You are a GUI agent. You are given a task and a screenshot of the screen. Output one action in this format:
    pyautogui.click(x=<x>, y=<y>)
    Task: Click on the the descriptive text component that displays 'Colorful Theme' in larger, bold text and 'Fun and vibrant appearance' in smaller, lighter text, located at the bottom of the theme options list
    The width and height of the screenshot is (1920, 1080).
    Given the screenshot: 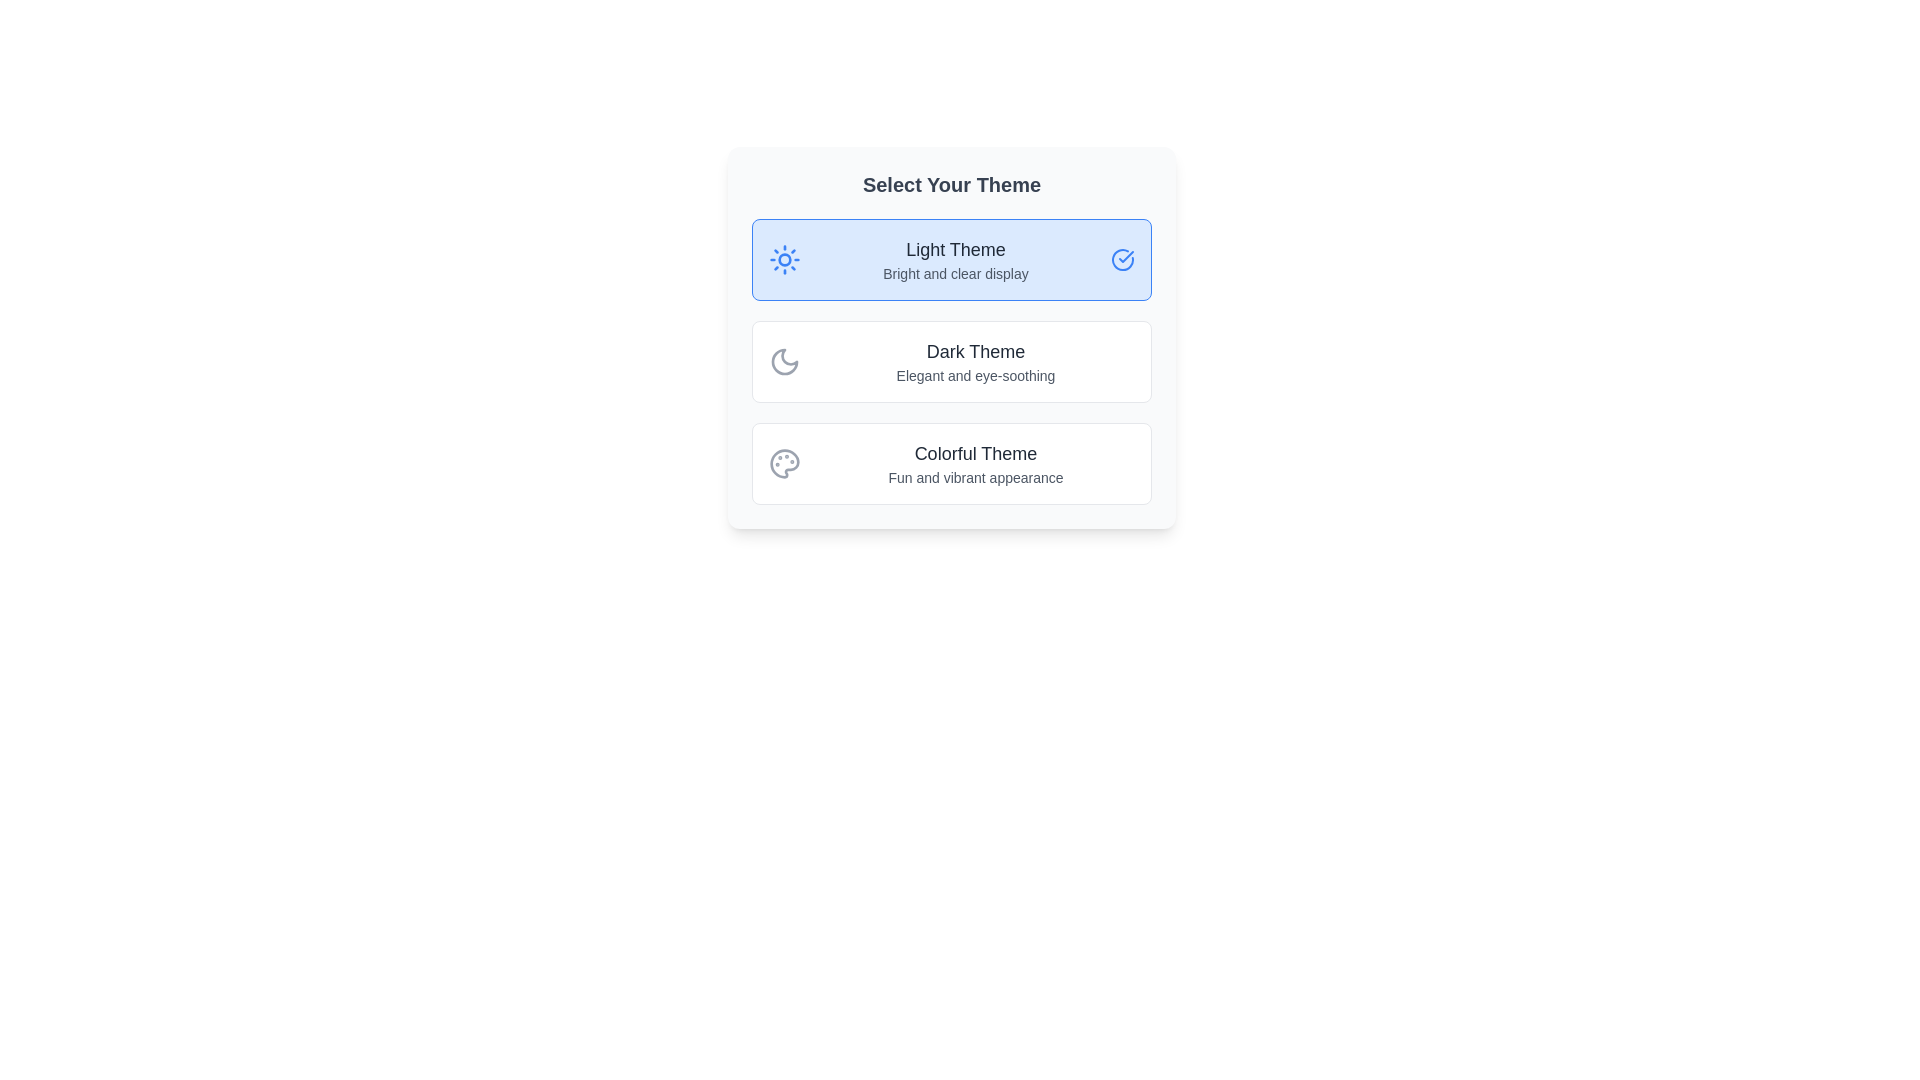 What is the action you would take?
    pyautogui.click(x=975, y=463)
    